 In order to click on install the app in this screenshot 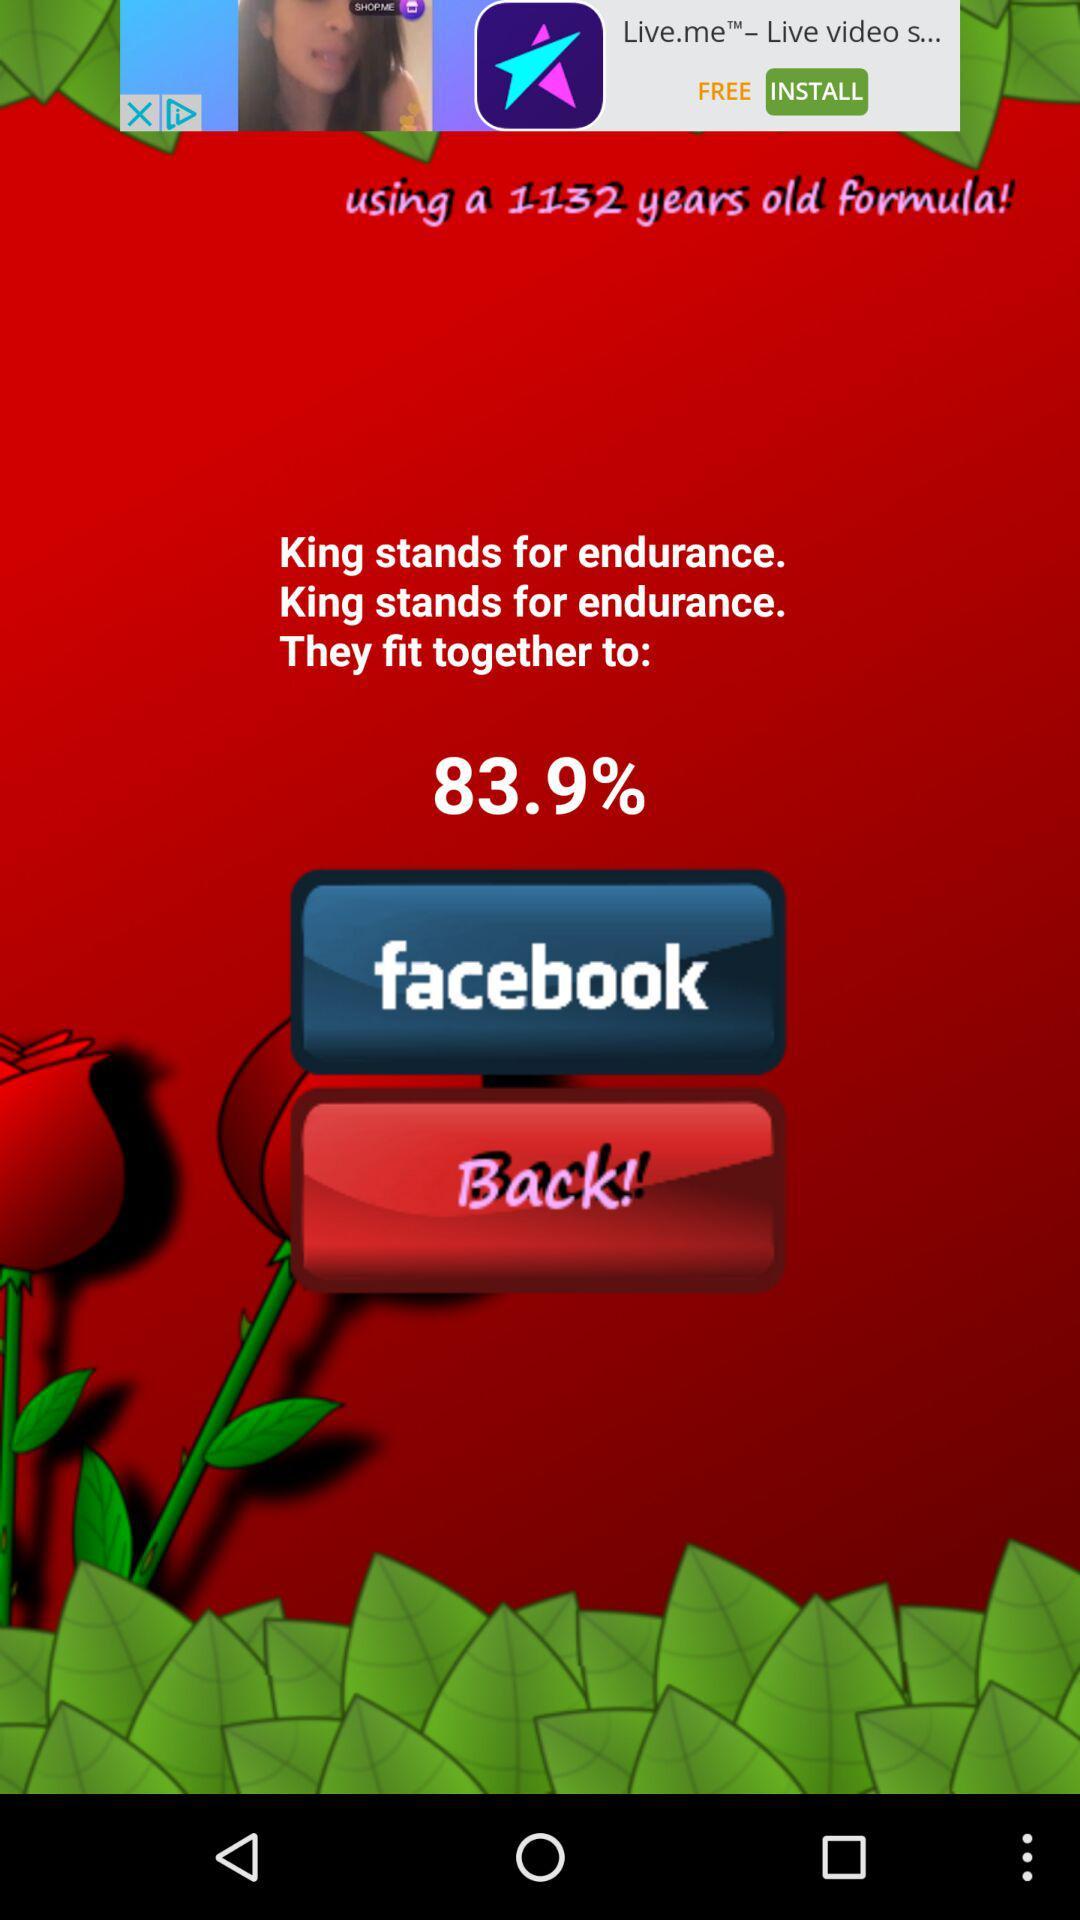, I will do `click(540, 65)`.